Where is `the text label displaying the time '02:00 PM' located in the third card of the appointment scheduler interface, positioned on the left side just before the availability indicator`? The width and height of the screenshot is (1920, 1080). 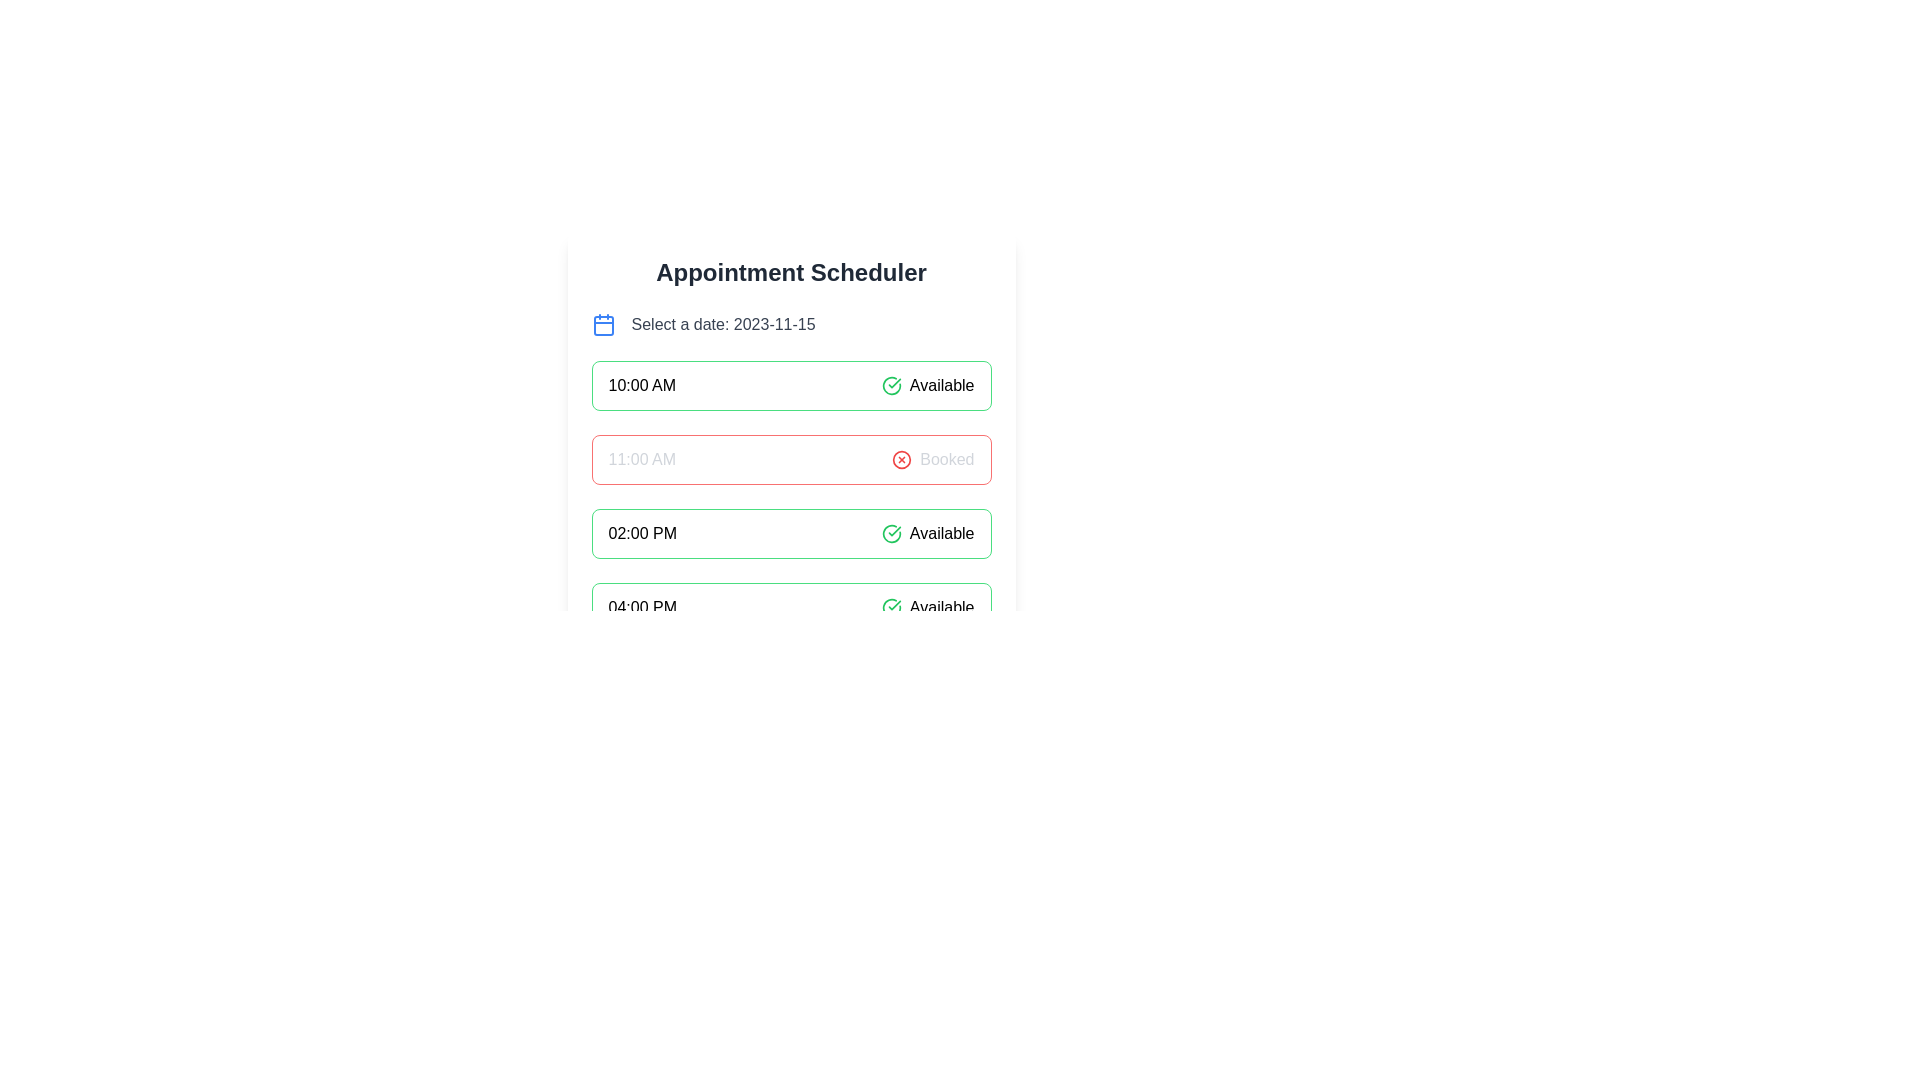 the text label displaying the time '02:00 PM' located in the third card of the appointment scheduler interface, positioned on the left side just before the availability indicator is located at coordinates (642, 532).